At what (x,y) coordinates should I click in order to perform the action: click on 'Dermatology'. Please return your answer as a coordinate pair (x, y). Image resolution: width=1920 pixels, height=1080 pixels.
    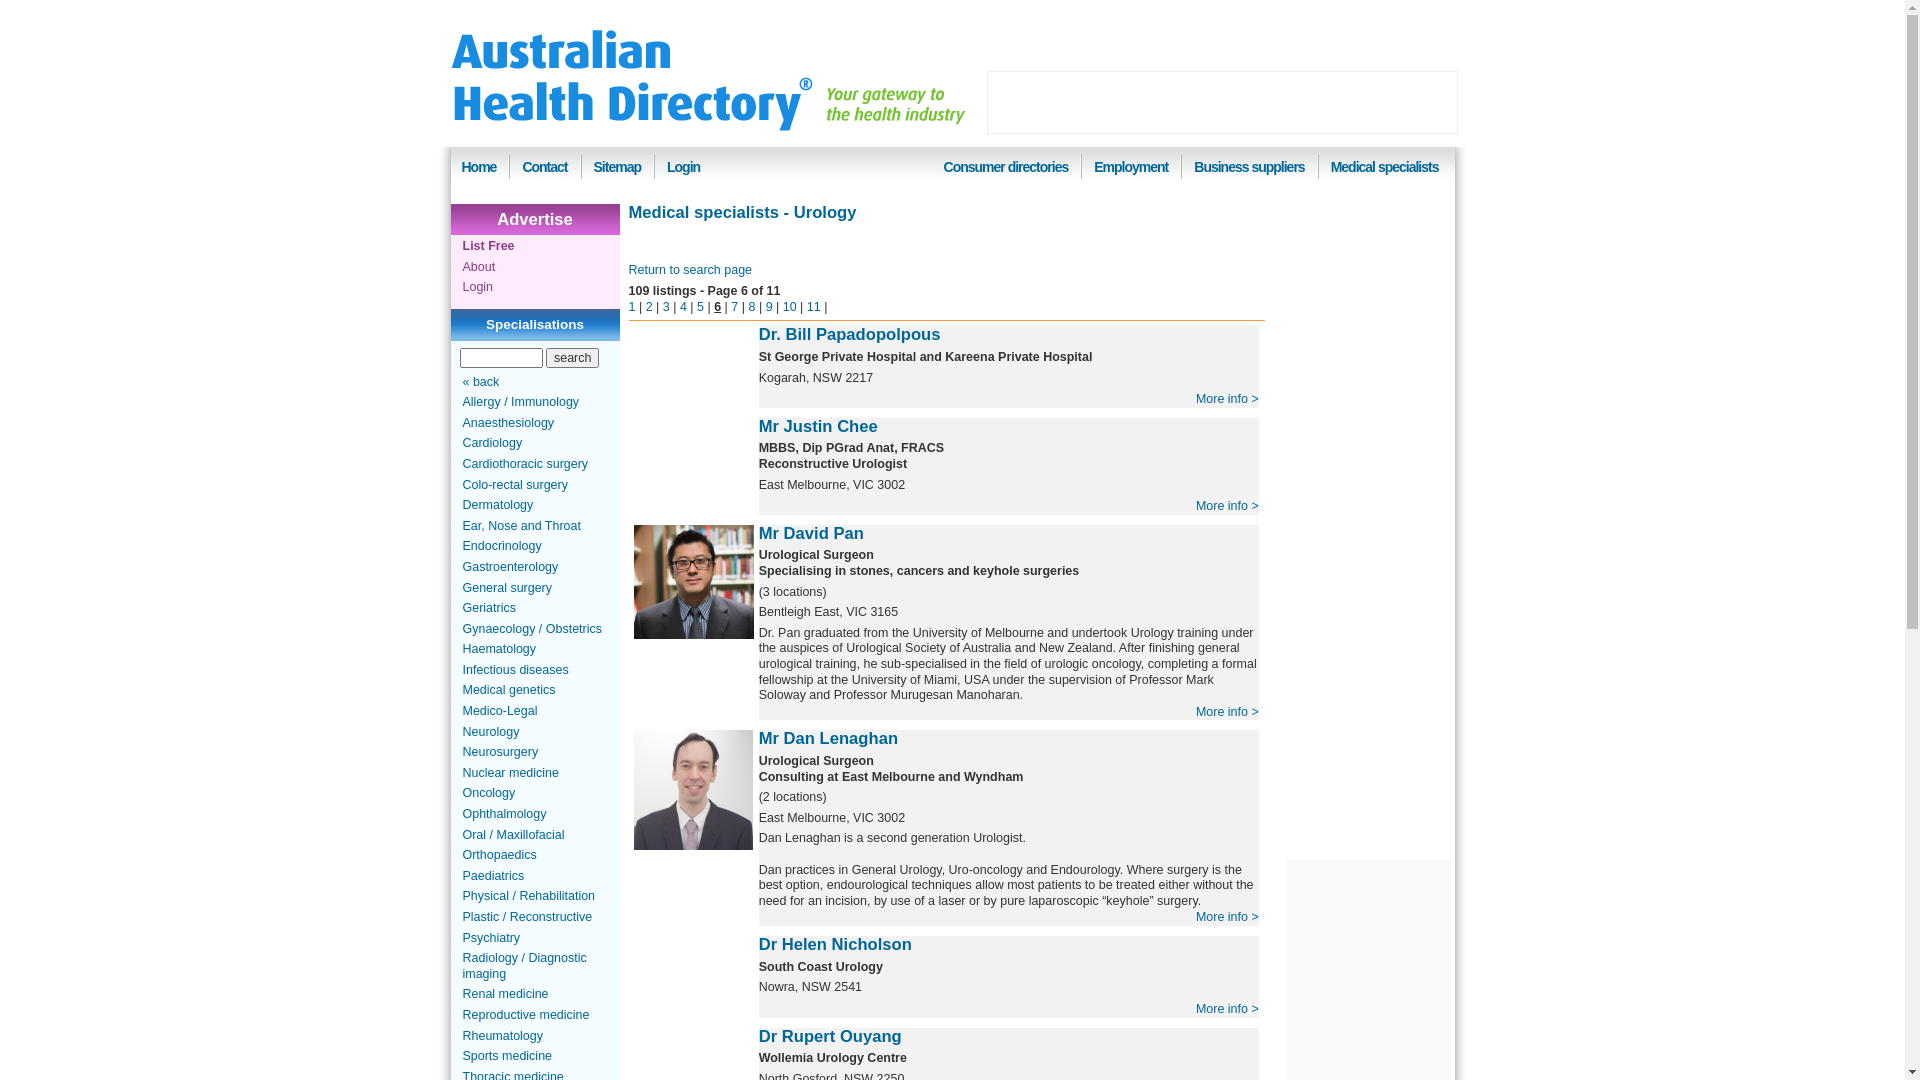
    Looking at the image, I should click on (497, 504).